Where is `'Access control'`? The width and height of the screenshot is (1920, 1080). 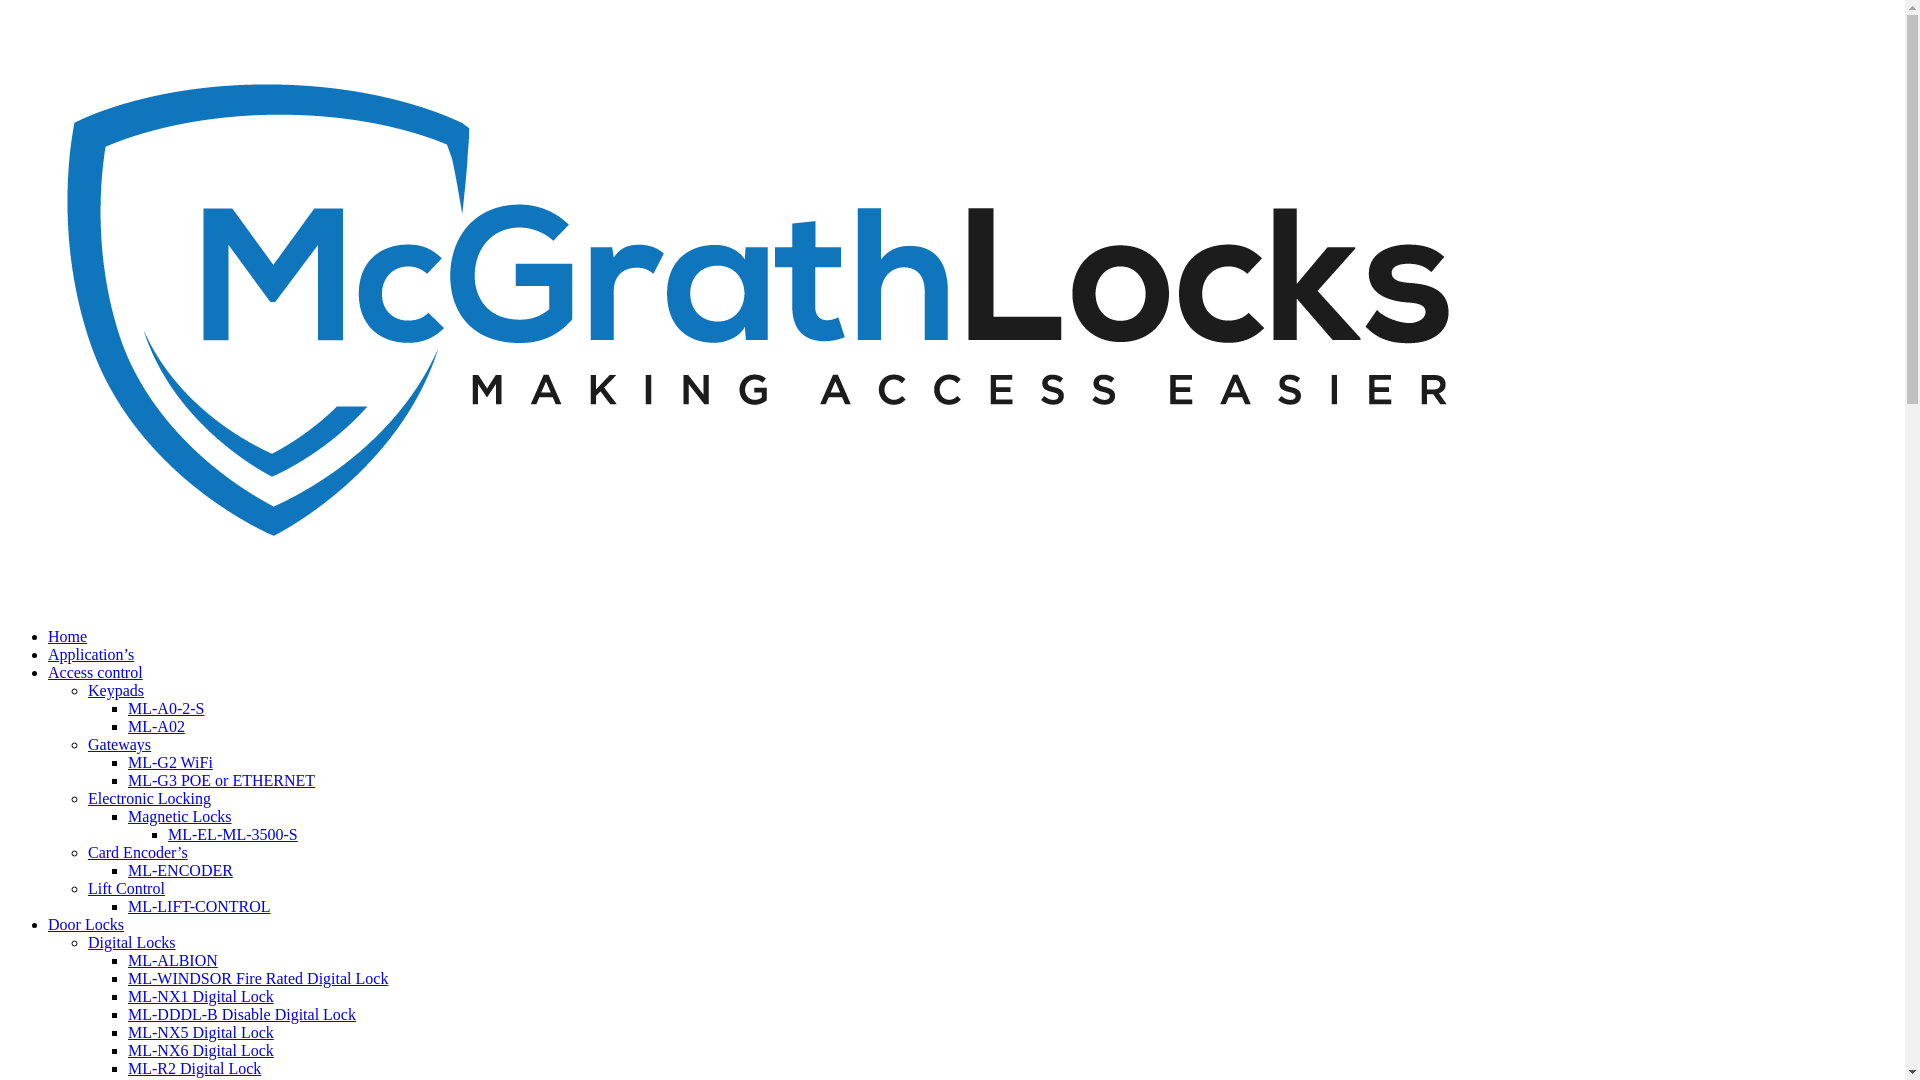
'Access control' is located at coordinates (94, 672).